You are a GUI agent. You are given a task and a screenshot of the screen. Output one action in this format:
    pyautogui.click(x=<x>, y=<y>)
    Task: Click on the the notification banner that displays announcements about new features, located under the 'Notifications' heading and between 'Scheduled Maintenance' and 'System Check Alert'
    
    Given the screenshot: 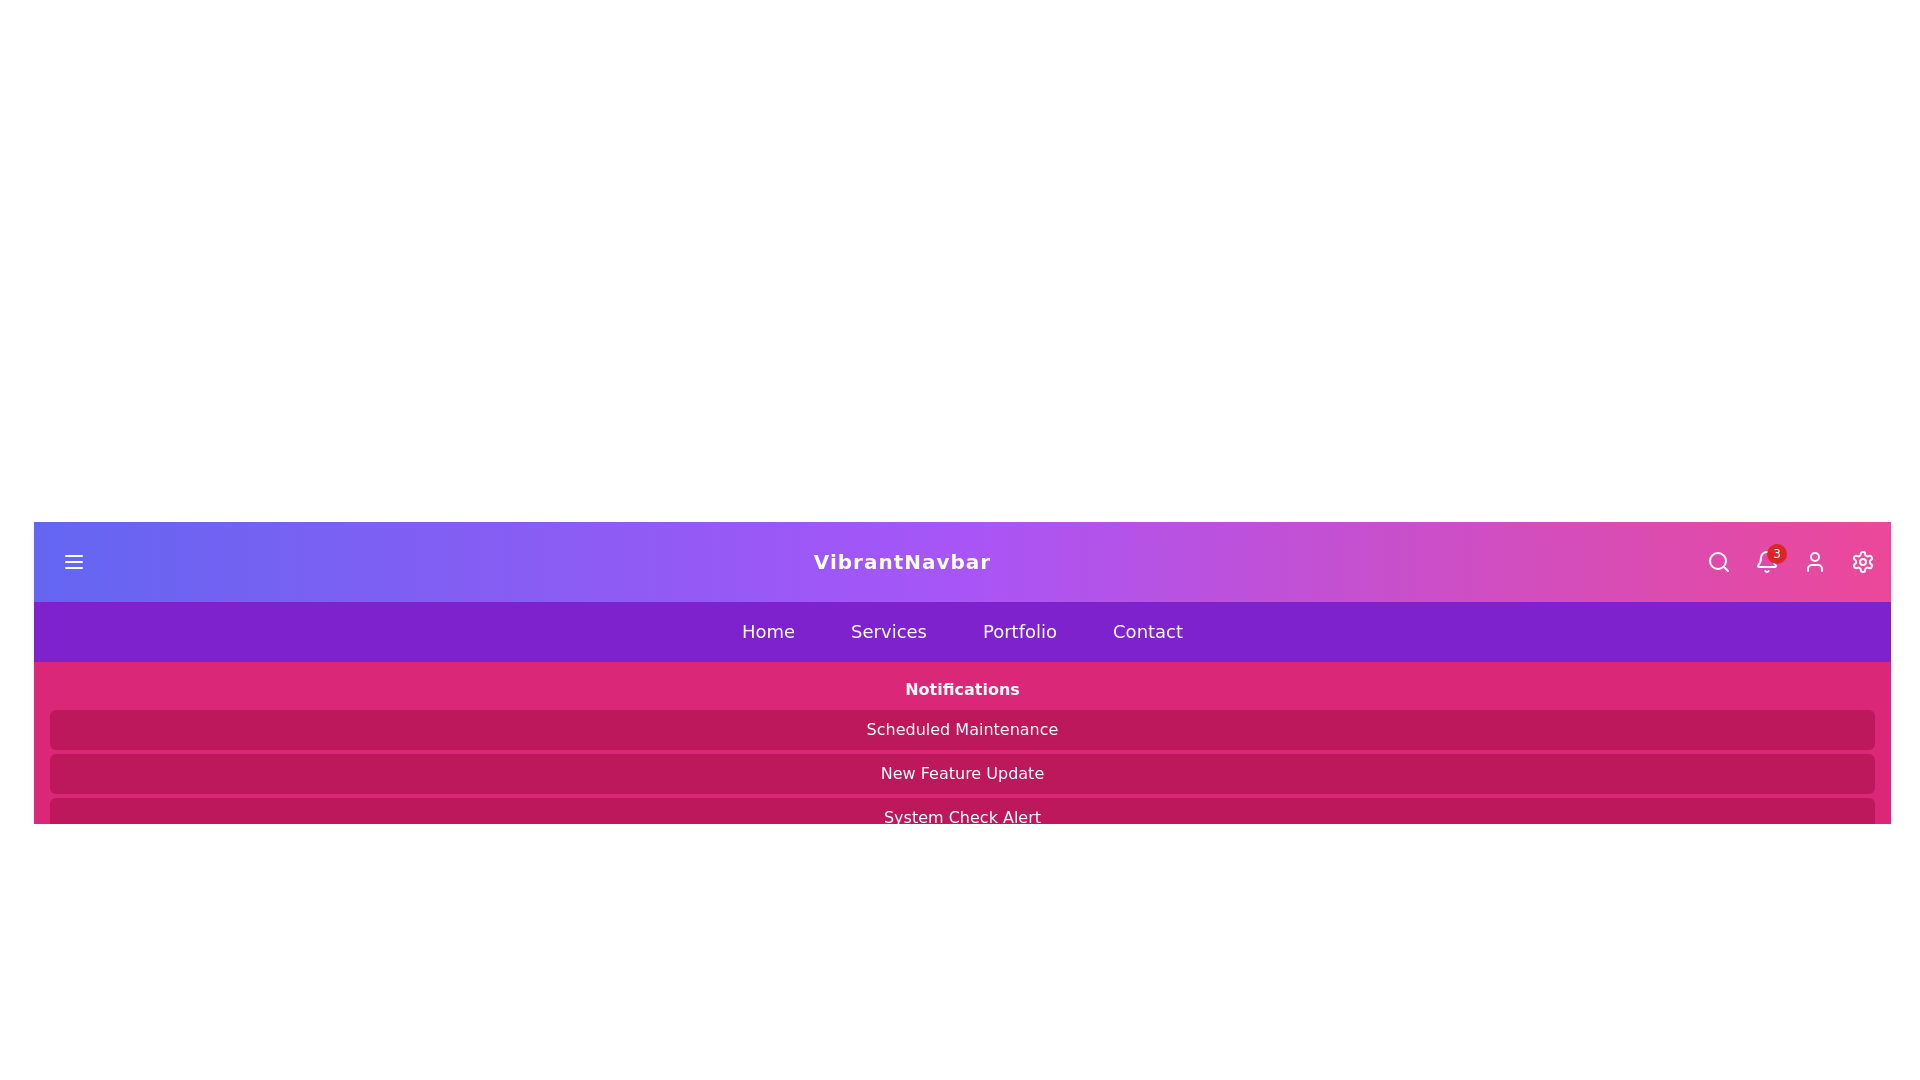 What is the action you would take?
    pyautogui.click(x=962, y=773)
    